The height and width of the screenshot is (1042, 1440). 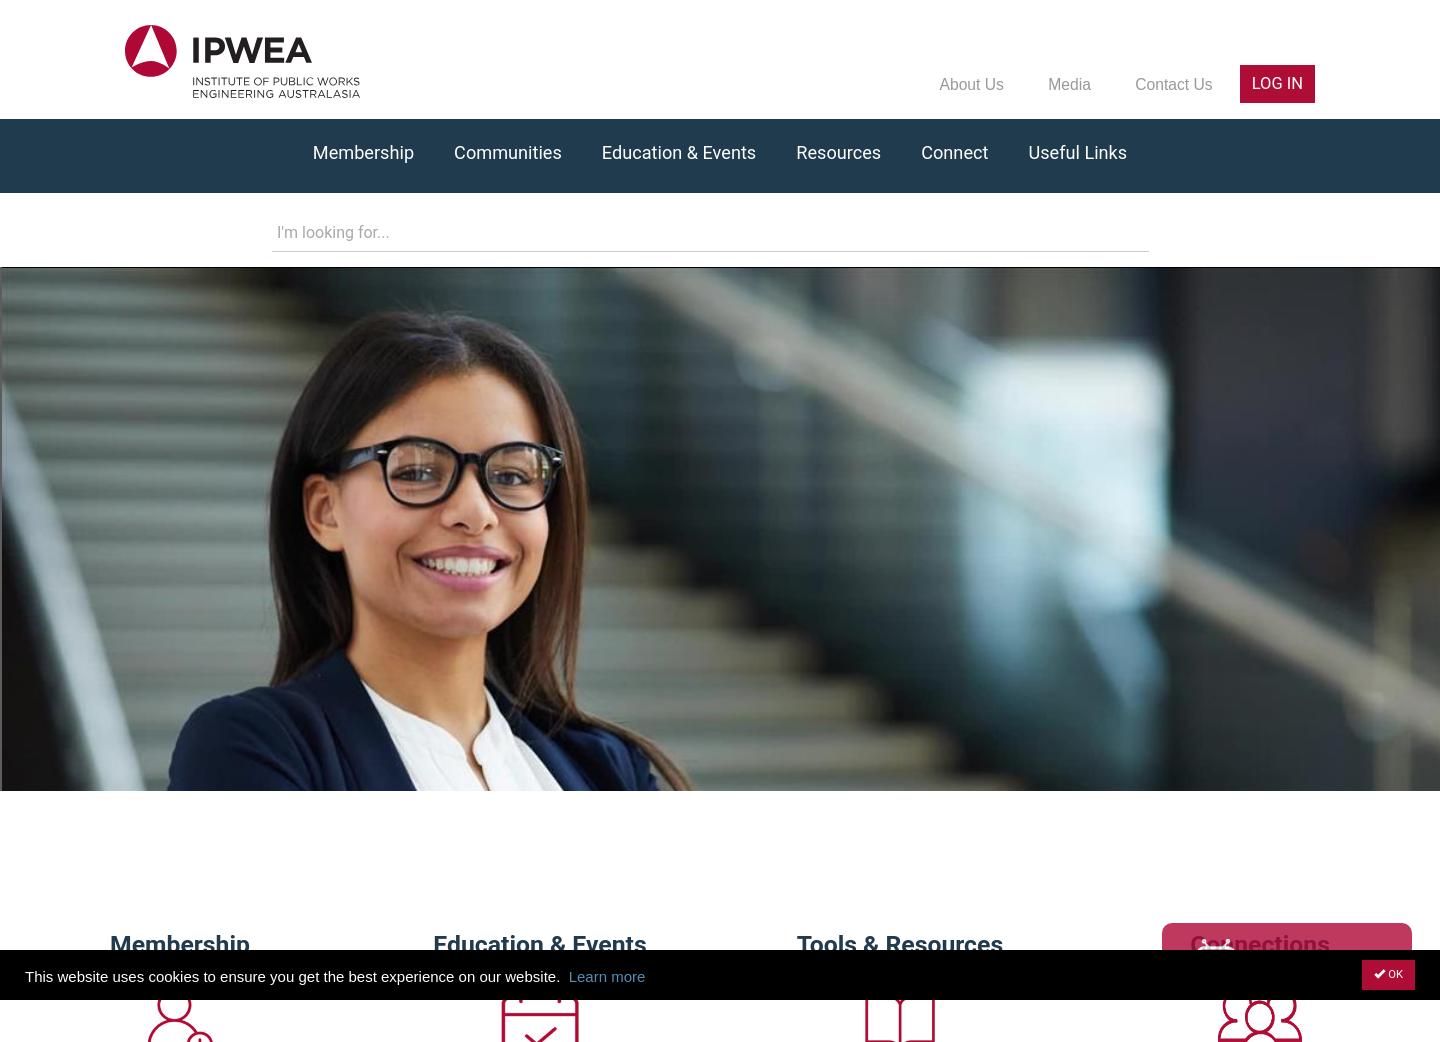 What do you see at coordinates (954, 152) in the screenshot?
I see `'Connect'` at bounding box center [954, 152].